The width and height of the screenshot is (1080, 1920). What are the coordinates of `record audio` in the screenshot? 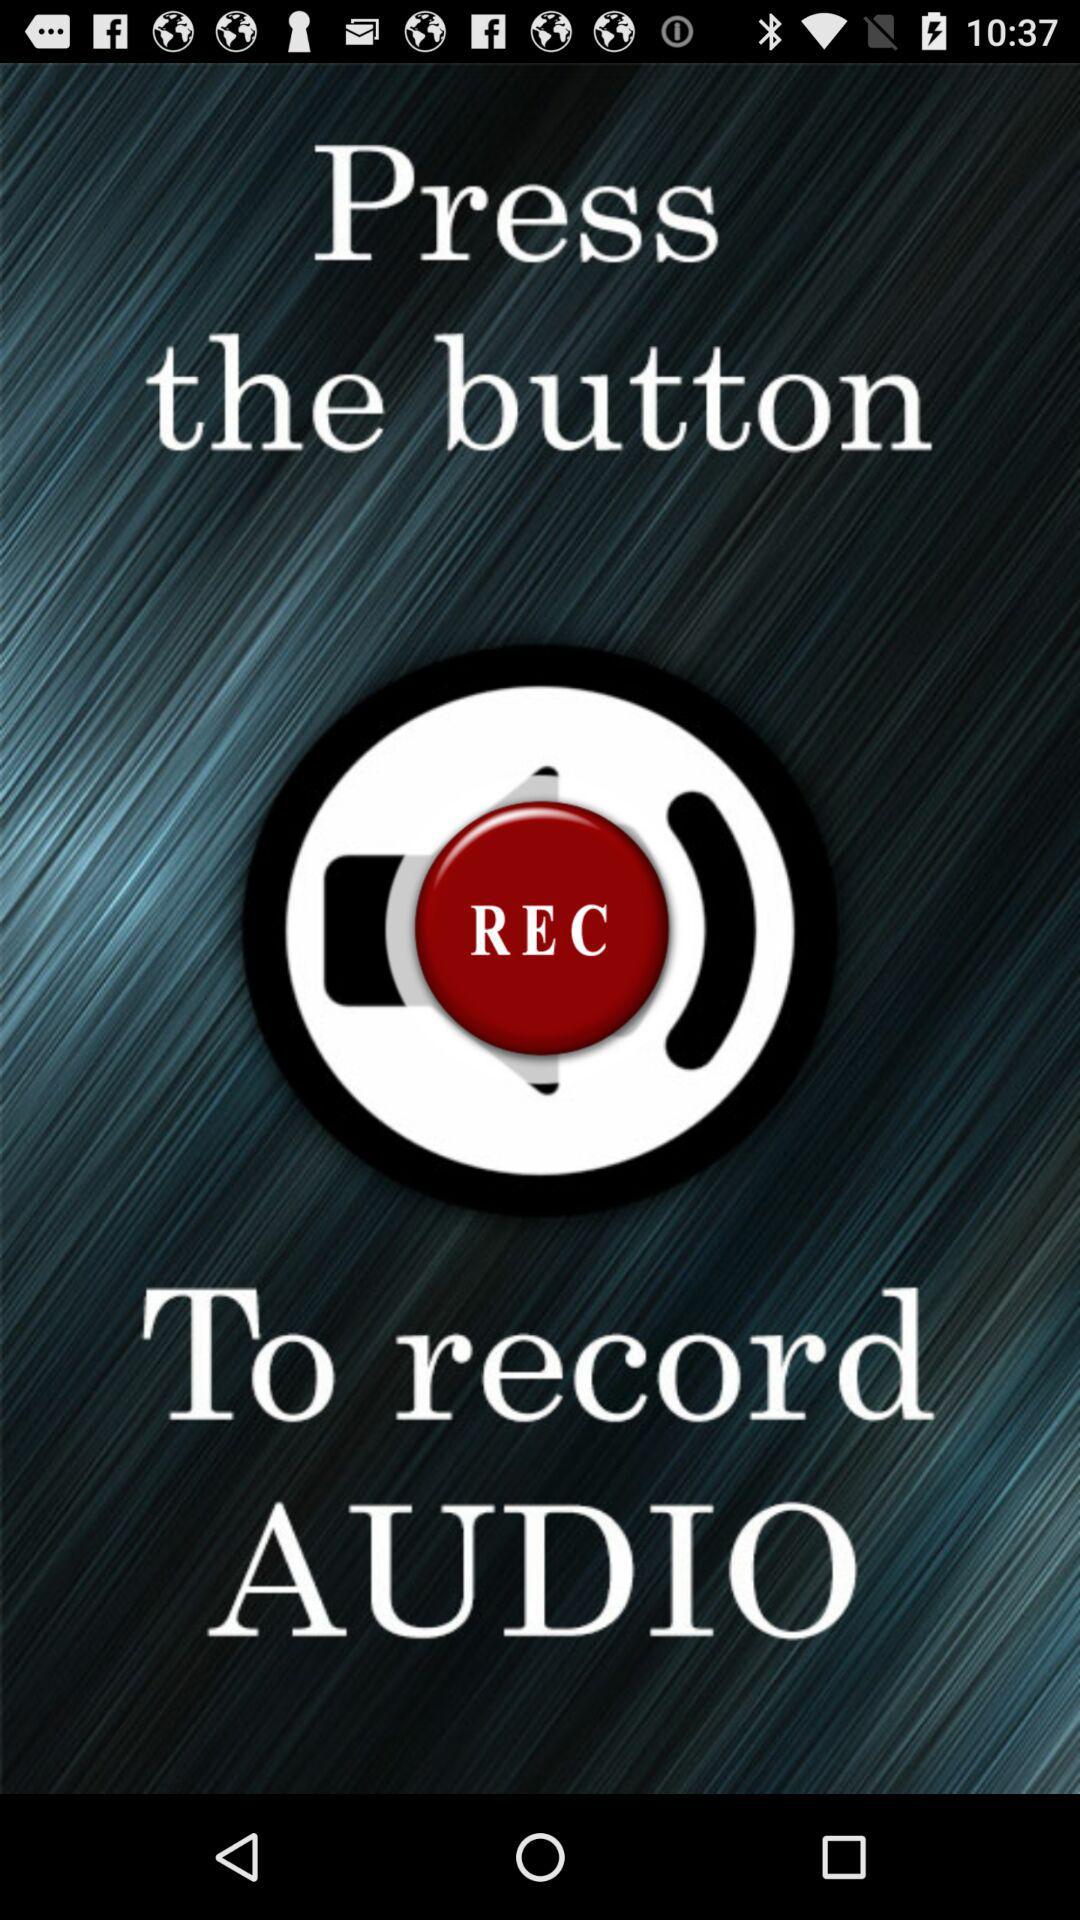 It's located at (540, 927).